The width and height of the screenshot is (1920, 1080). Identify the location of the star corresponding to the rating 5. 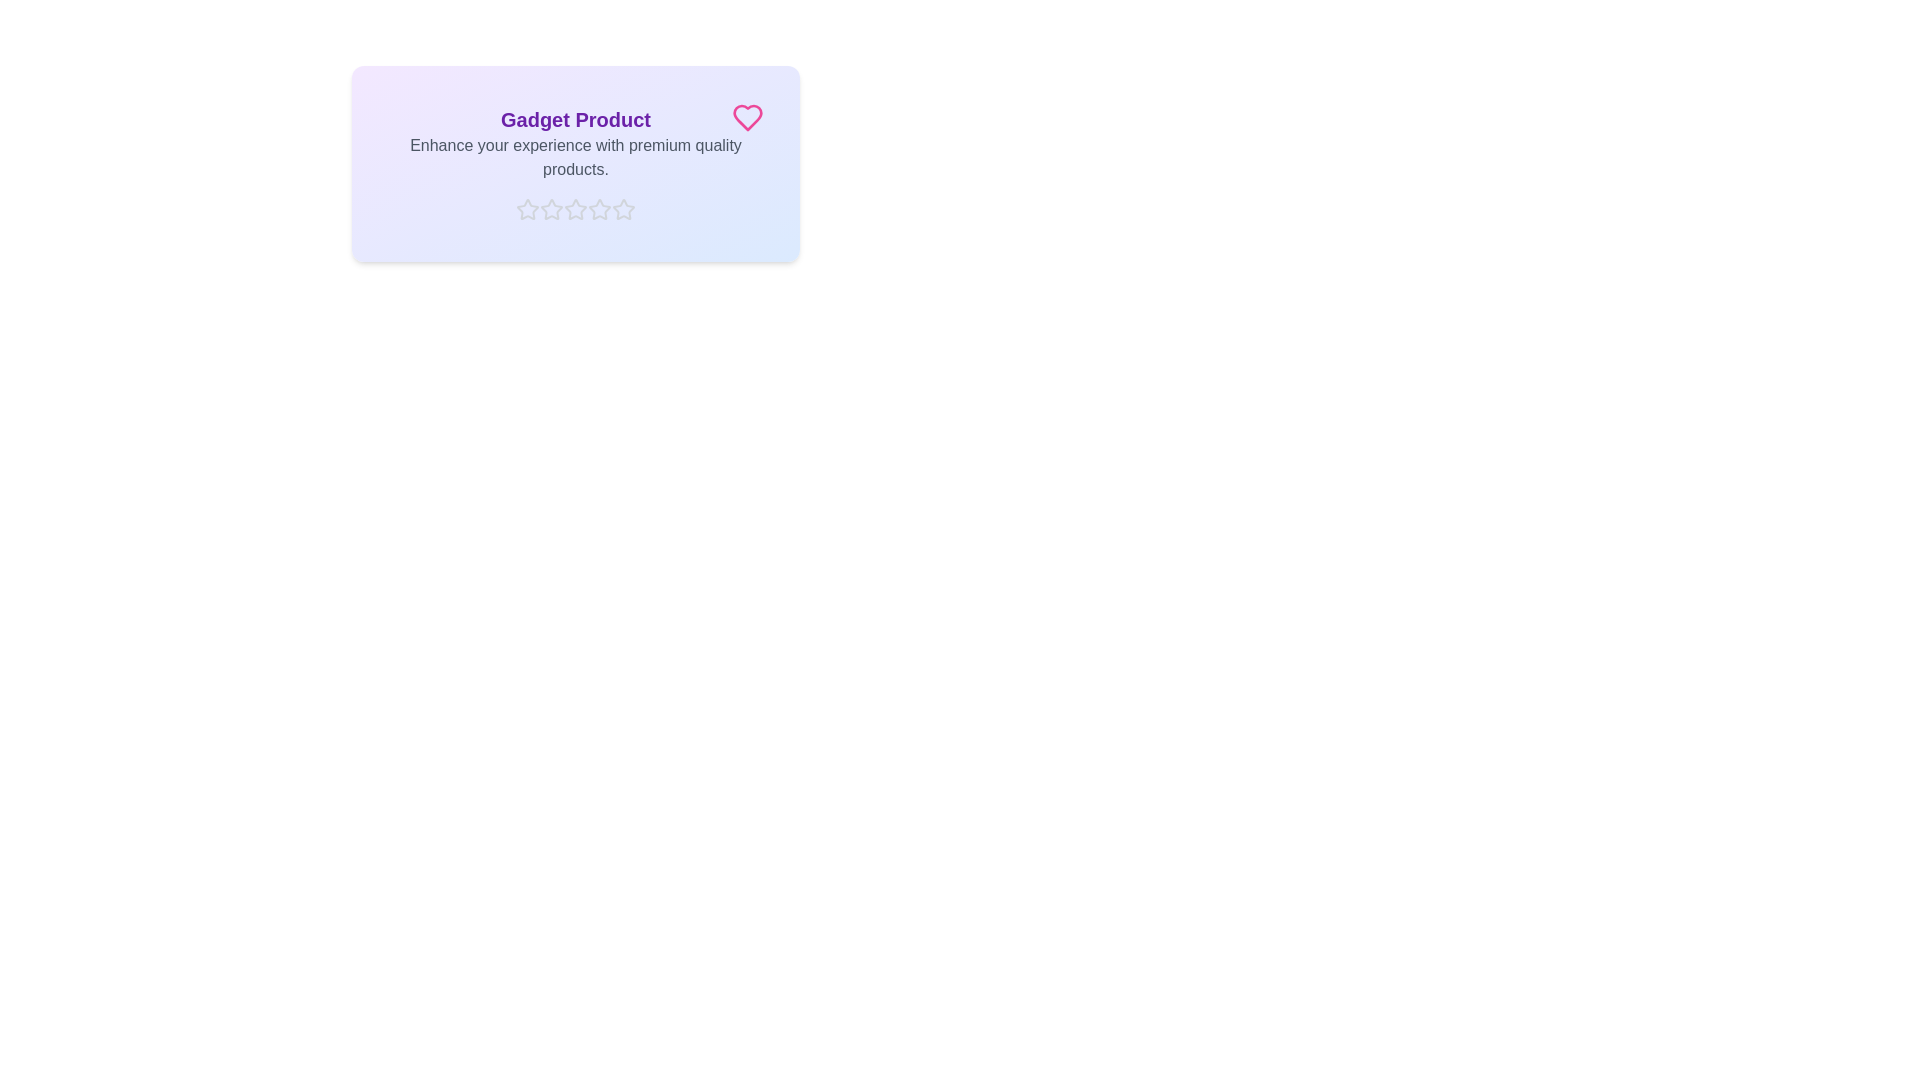
(623, 209).